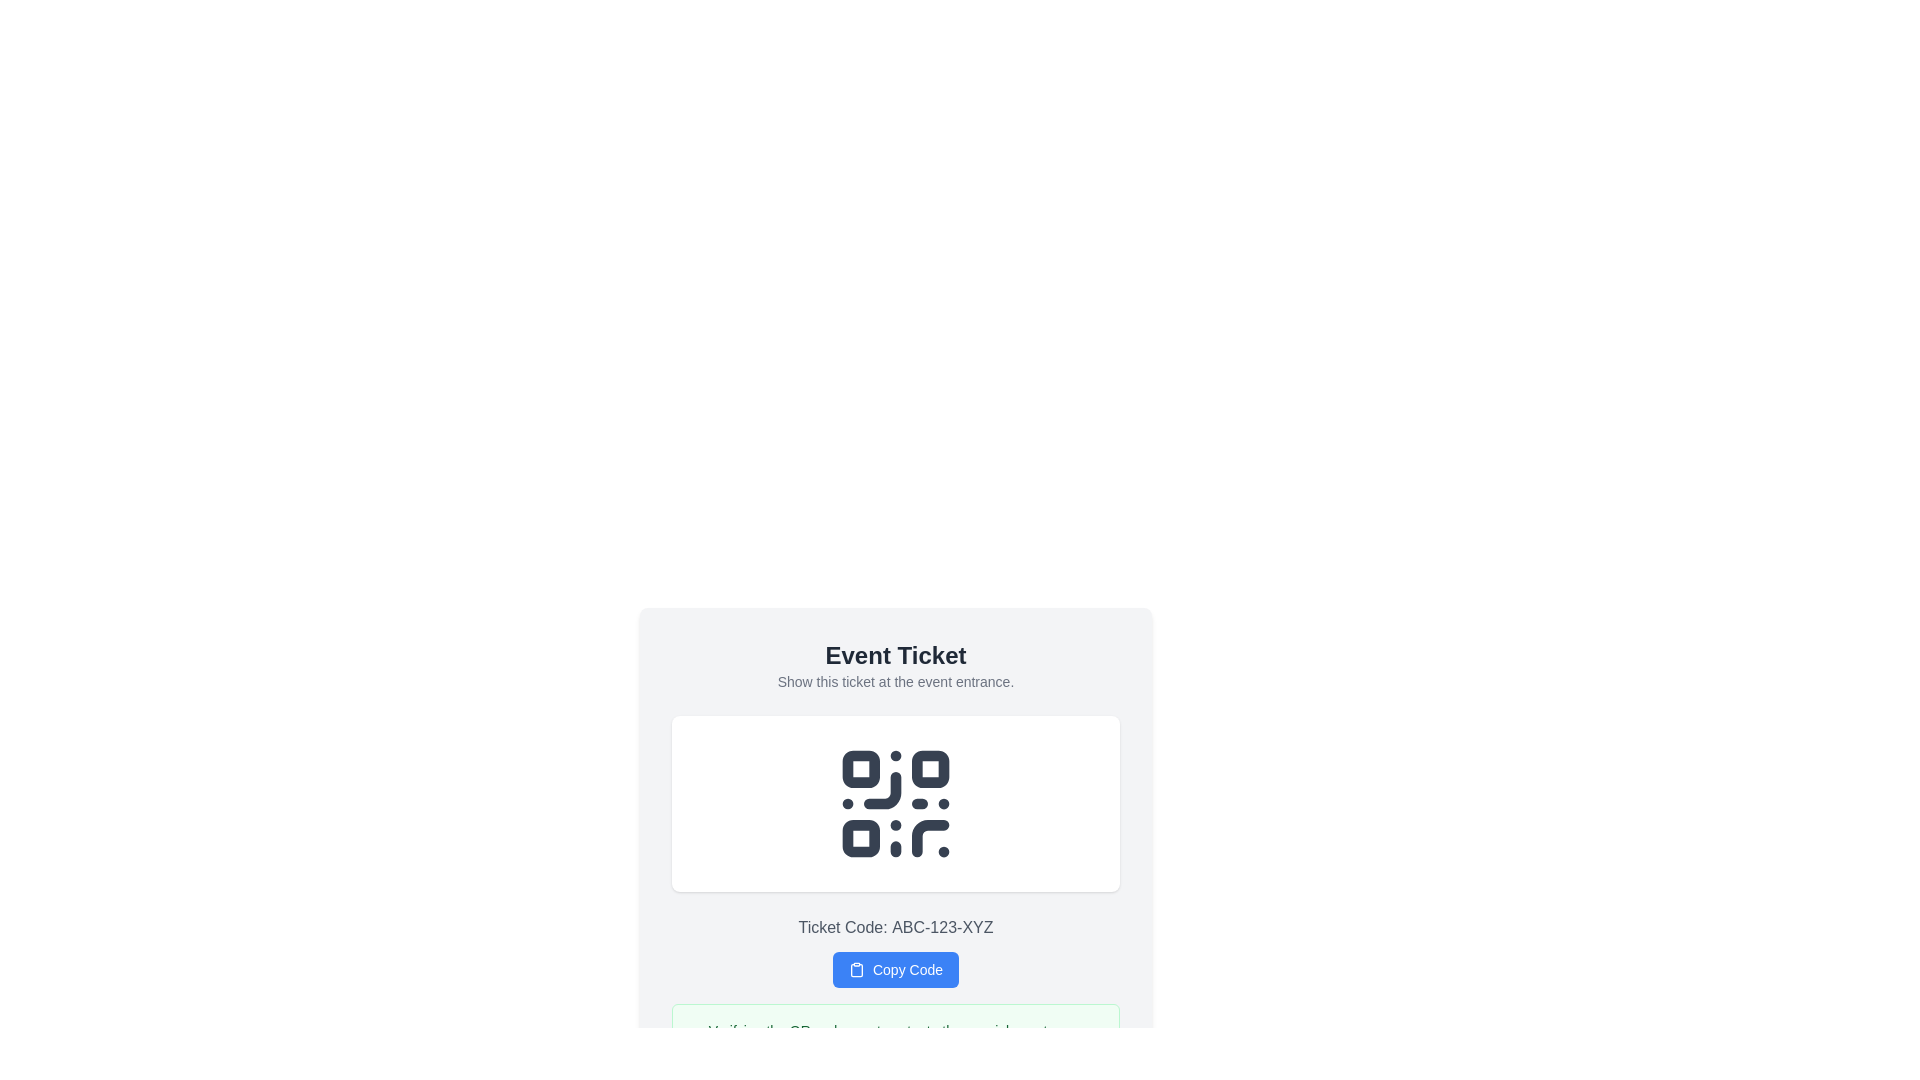  What do you see at coordinates (895, 681) in the screenshot?
I see `the Text Label that provides instructions for showing the ticket at the event entrance, which is located beneath the 'Event Ticket' title` at bounding box center [895, 681].